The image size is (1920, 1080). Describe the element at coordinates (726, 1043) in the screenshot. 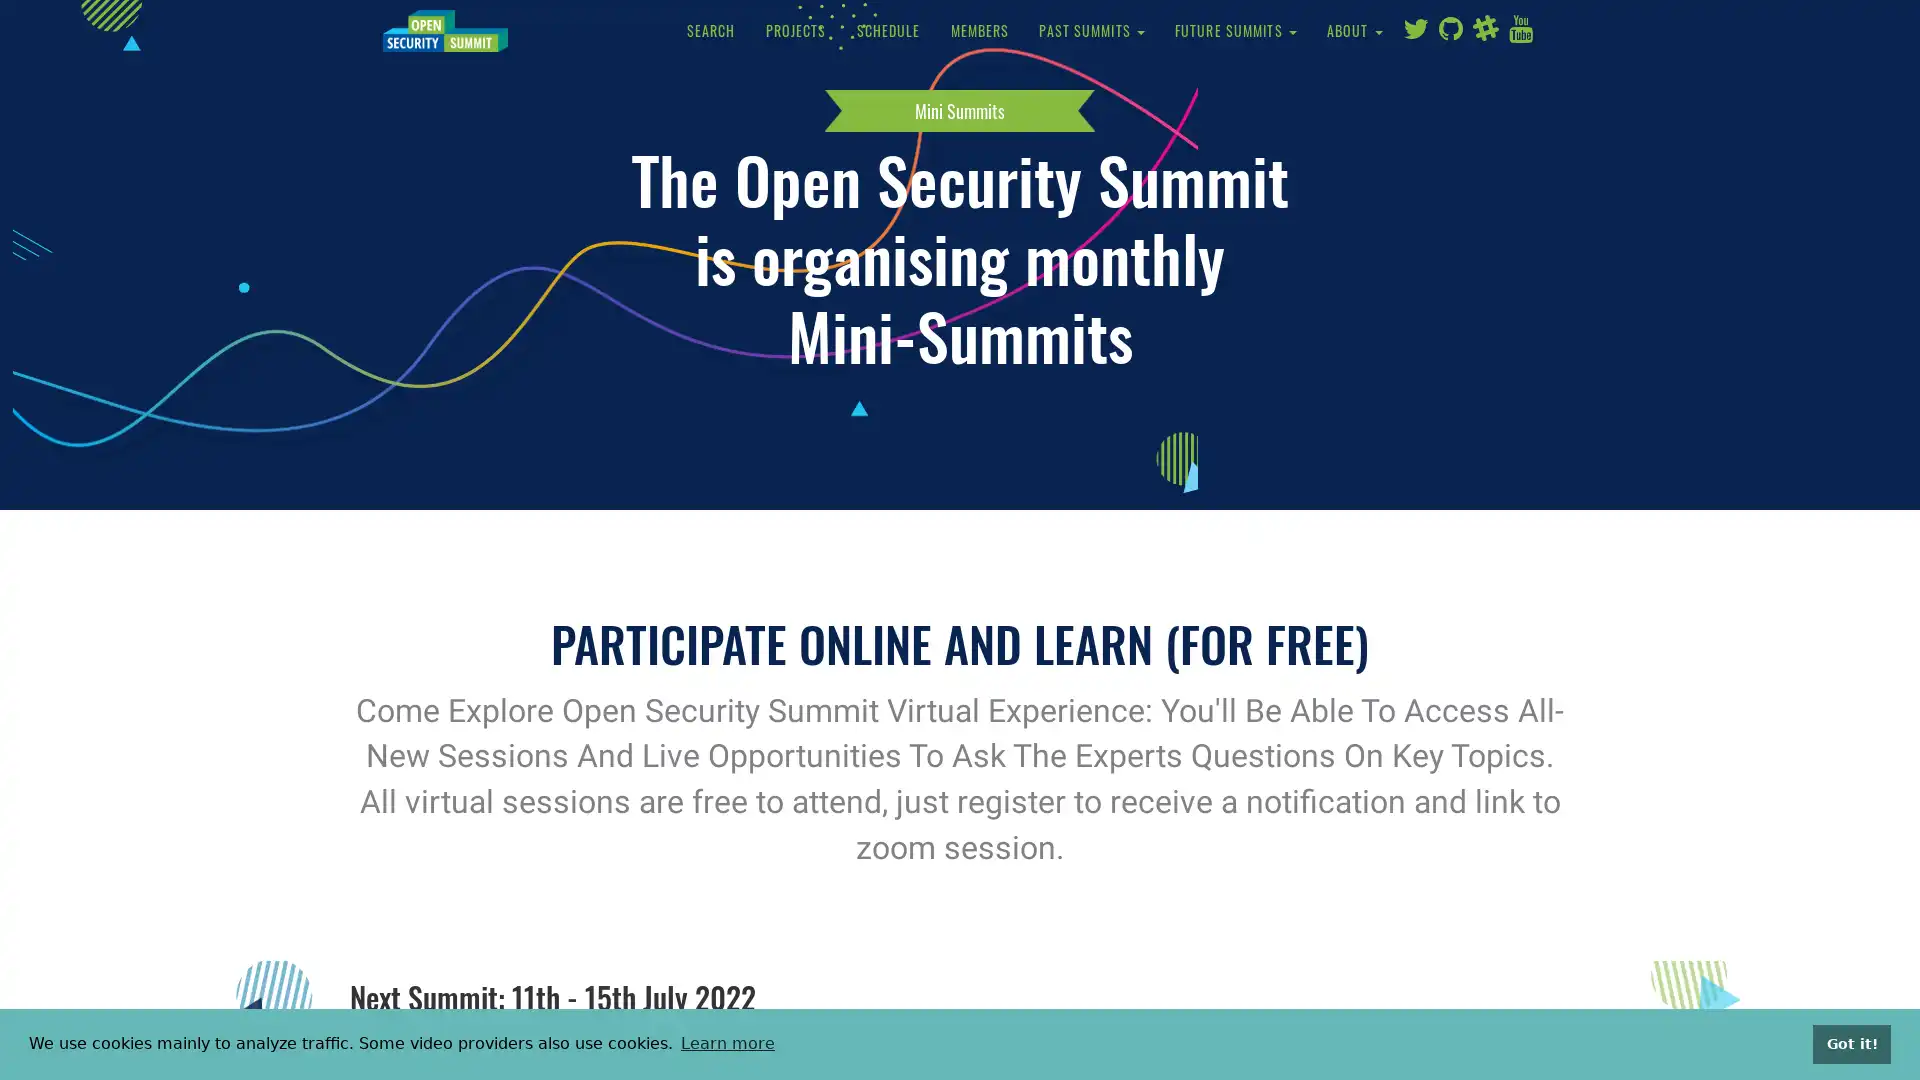

I see `learn more about cookies` at that location.